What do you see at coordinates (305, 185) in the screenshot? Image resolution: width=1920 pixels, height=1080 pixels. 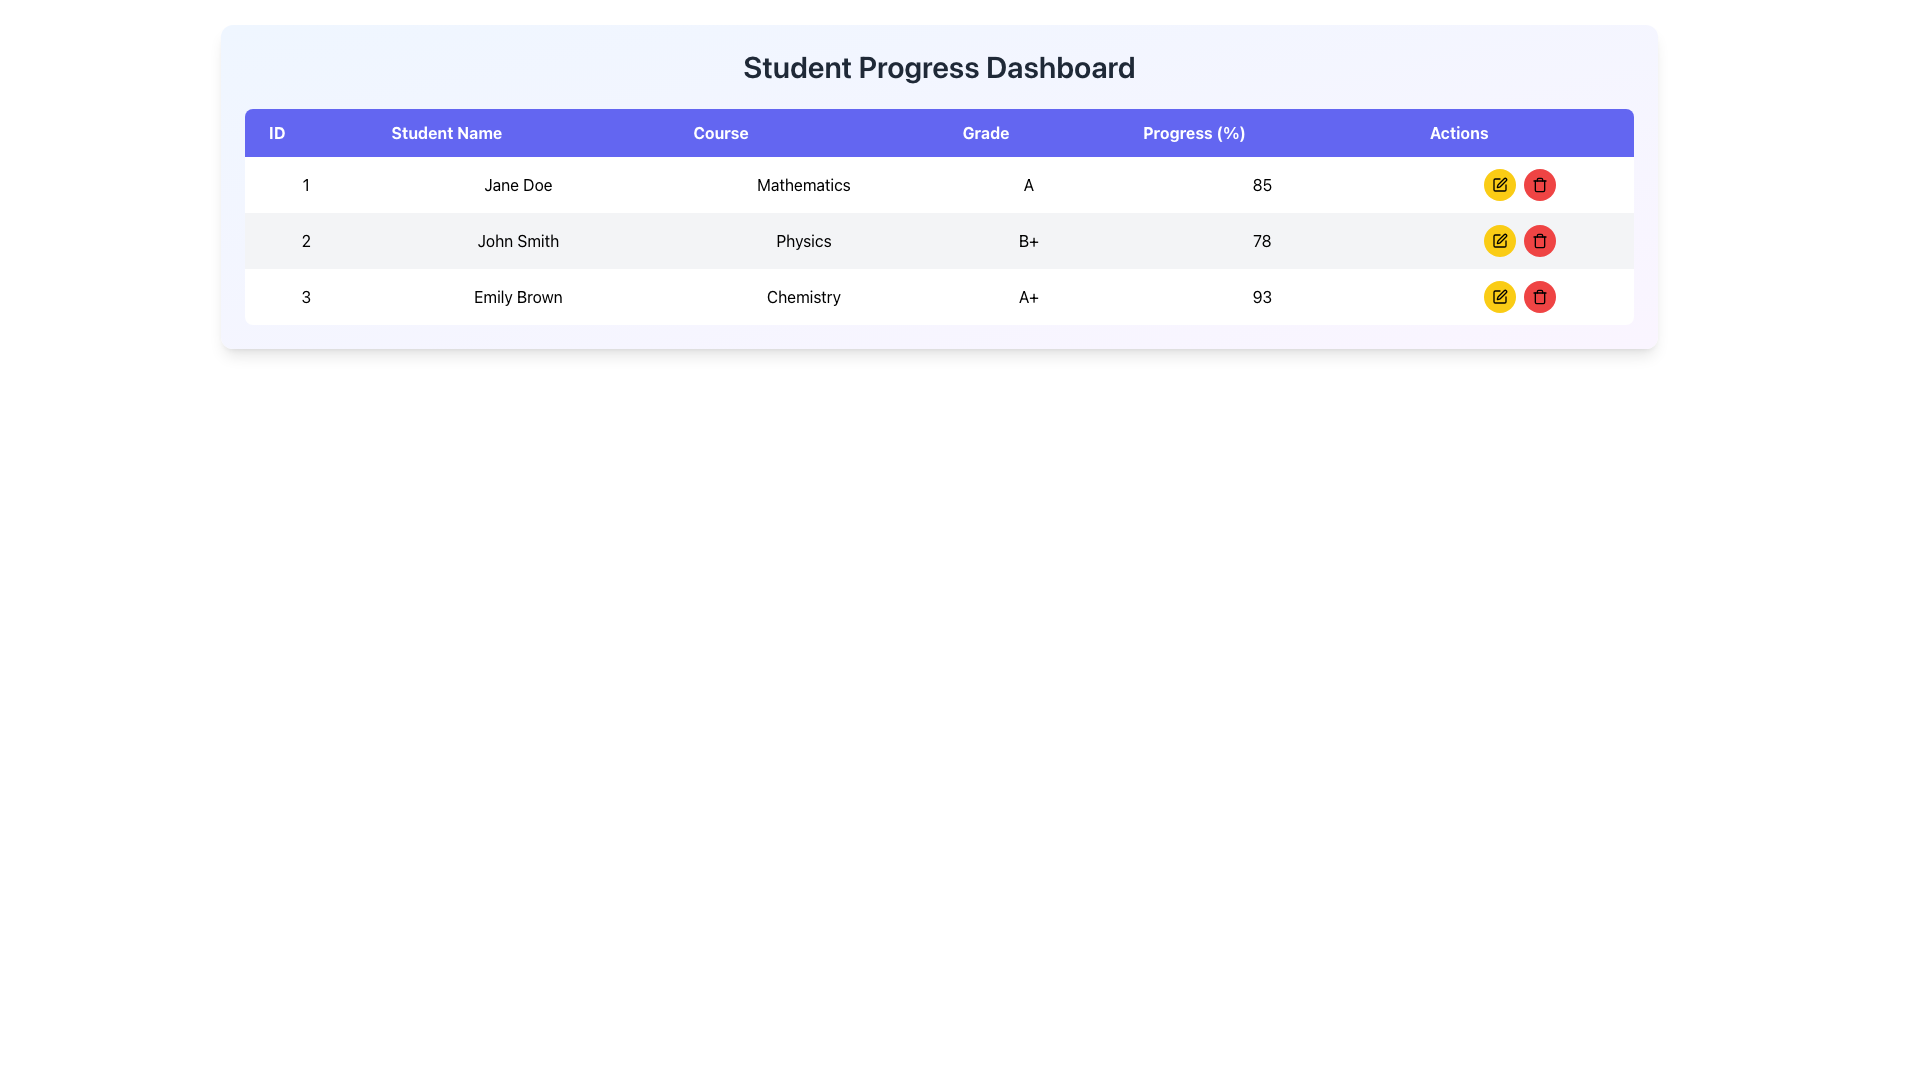 I see `the Text Label located in the first cell of the table row, which identifies the position or serial number of the entry, situated to the left of 'Jane Doe'` at bounding box center [305, 185].